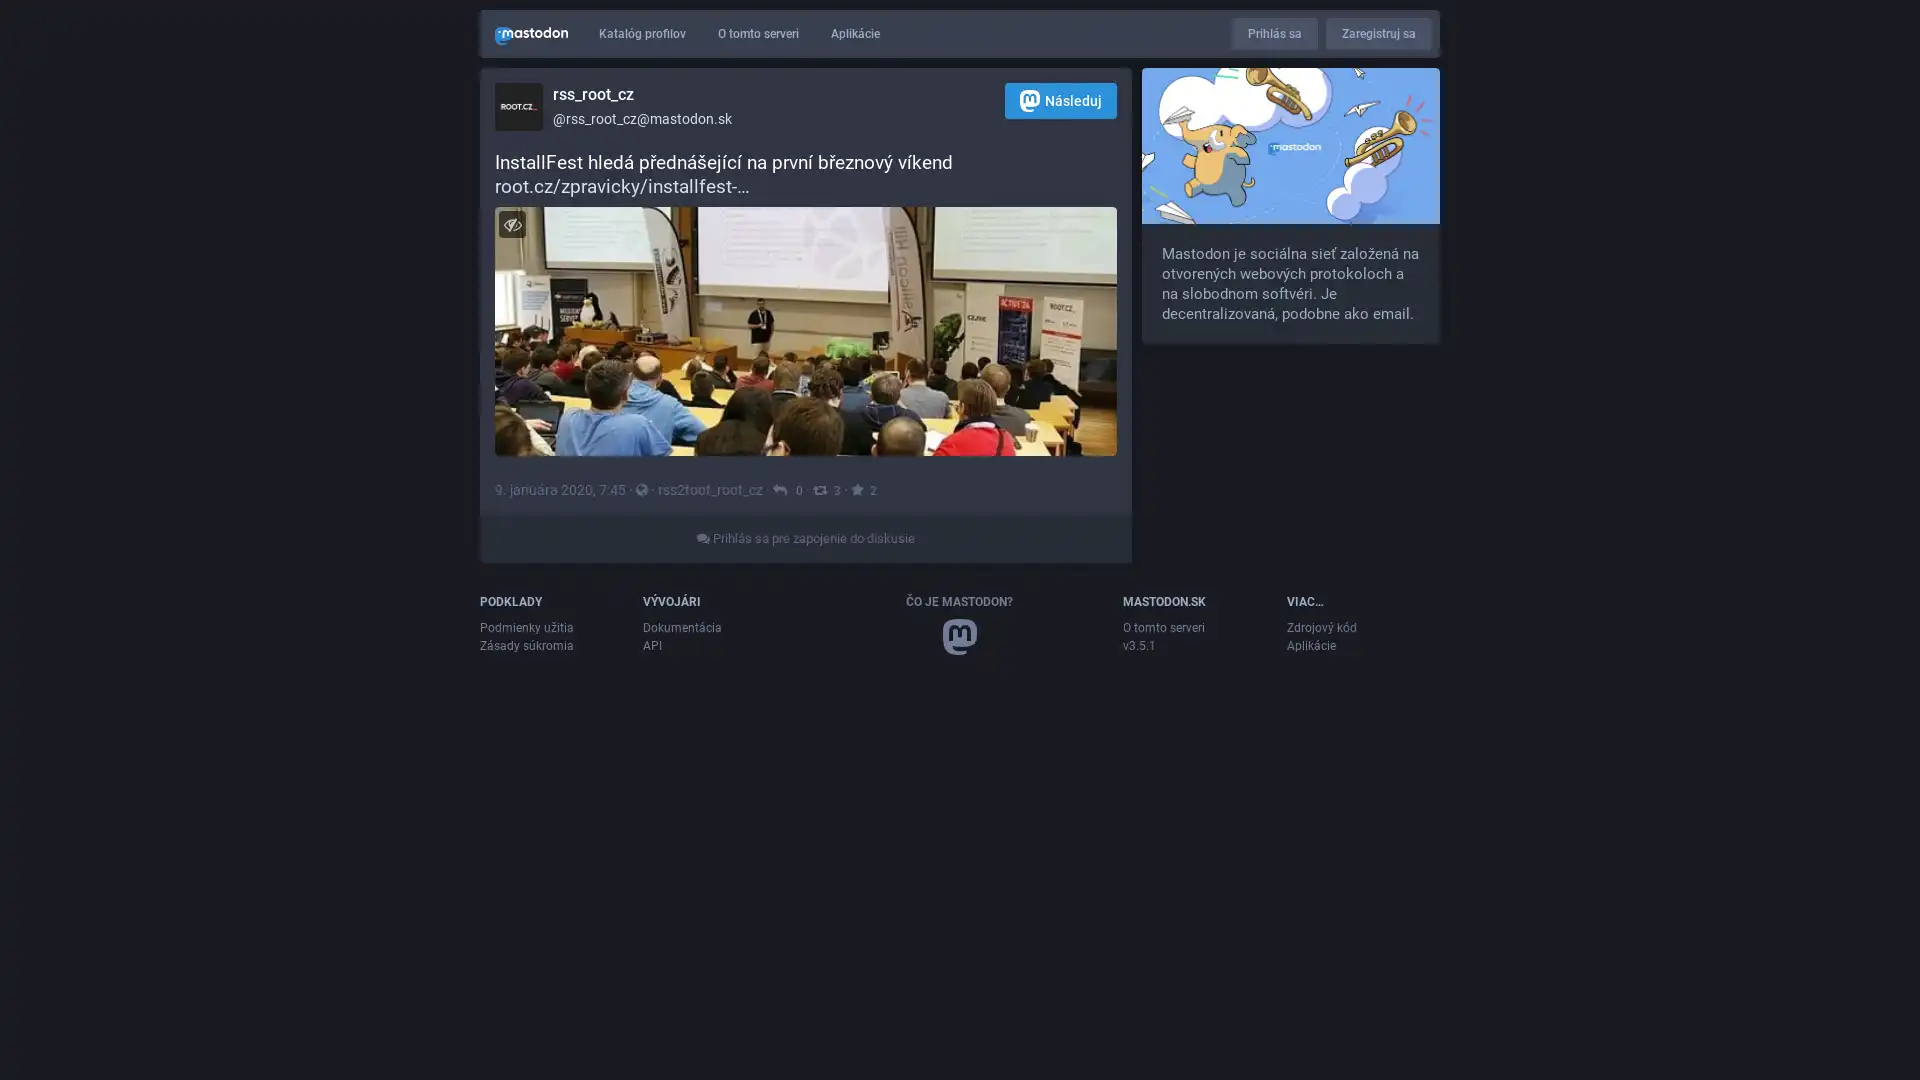  I want to click on Zapni/Vypni viditelnost, so click(512, 224).